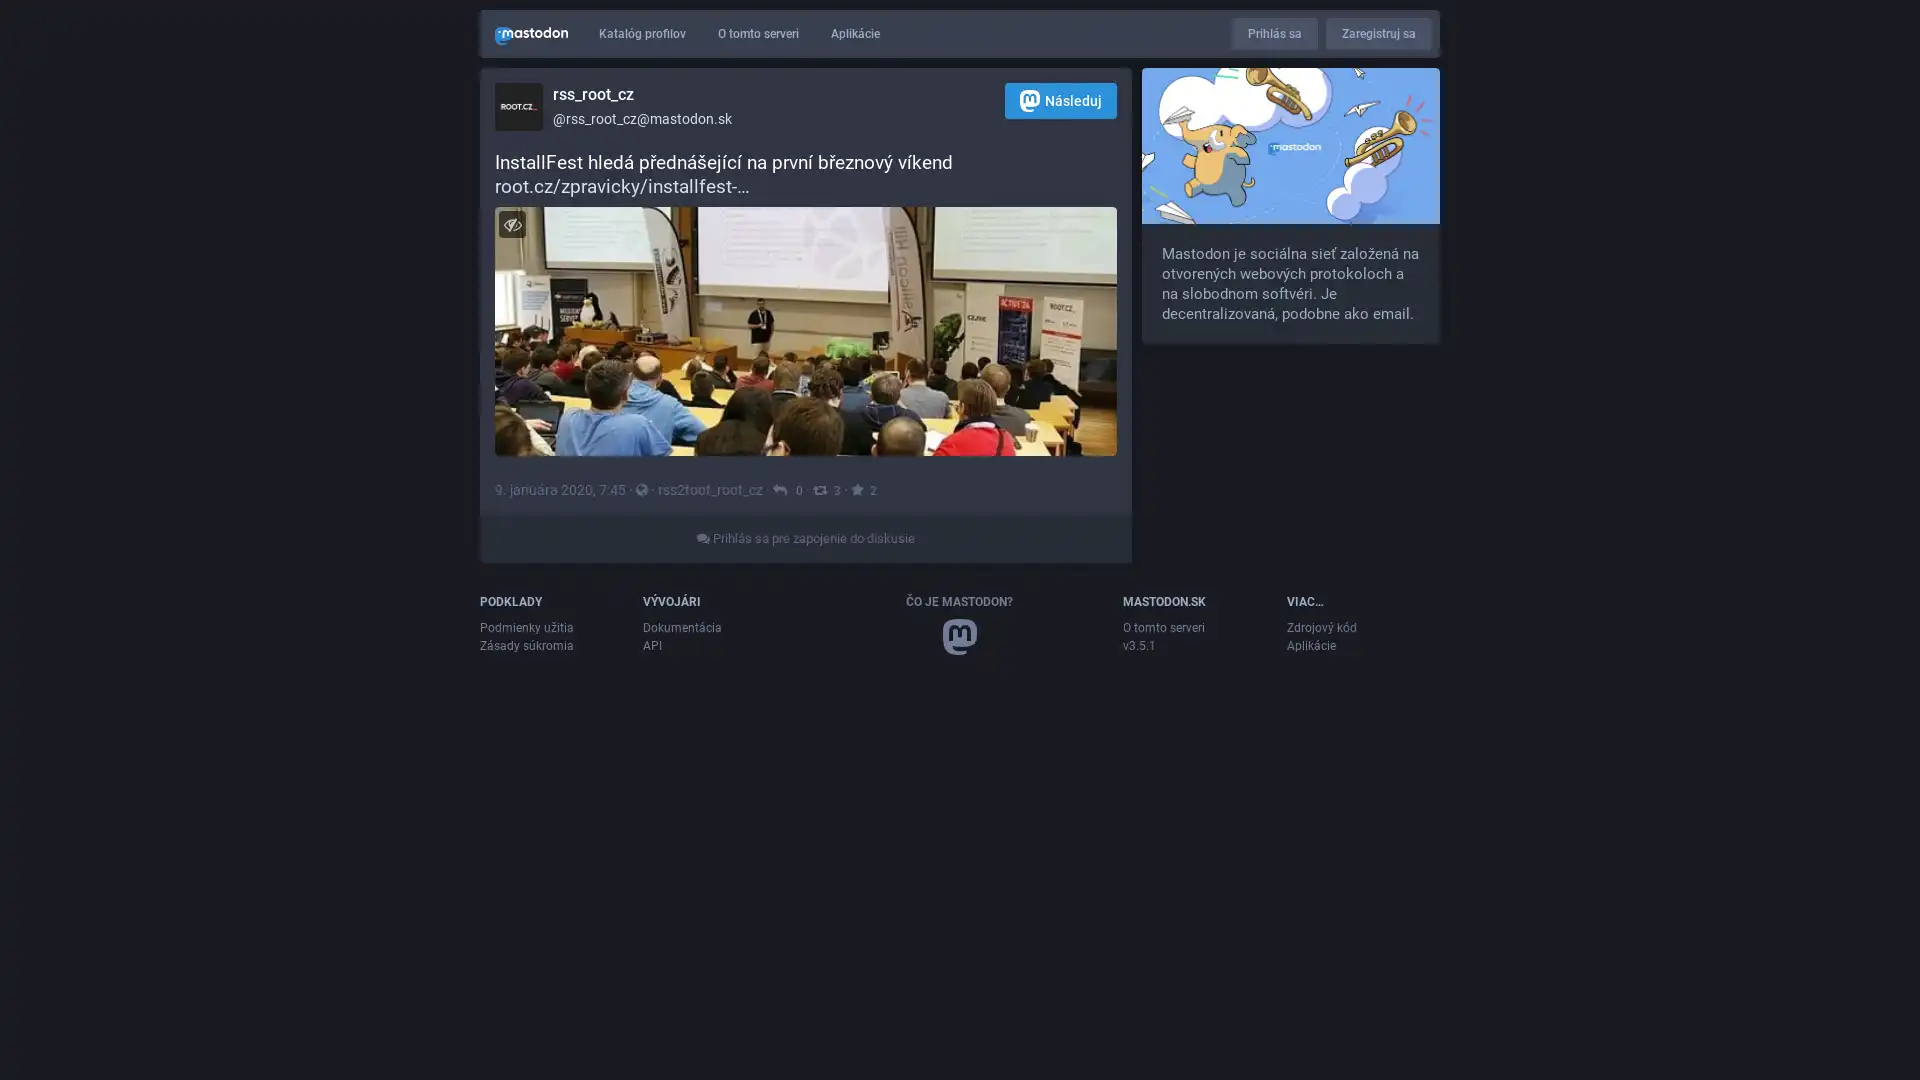  I want to click on Zapni/Vypni viditelnost, so click(512, 224).